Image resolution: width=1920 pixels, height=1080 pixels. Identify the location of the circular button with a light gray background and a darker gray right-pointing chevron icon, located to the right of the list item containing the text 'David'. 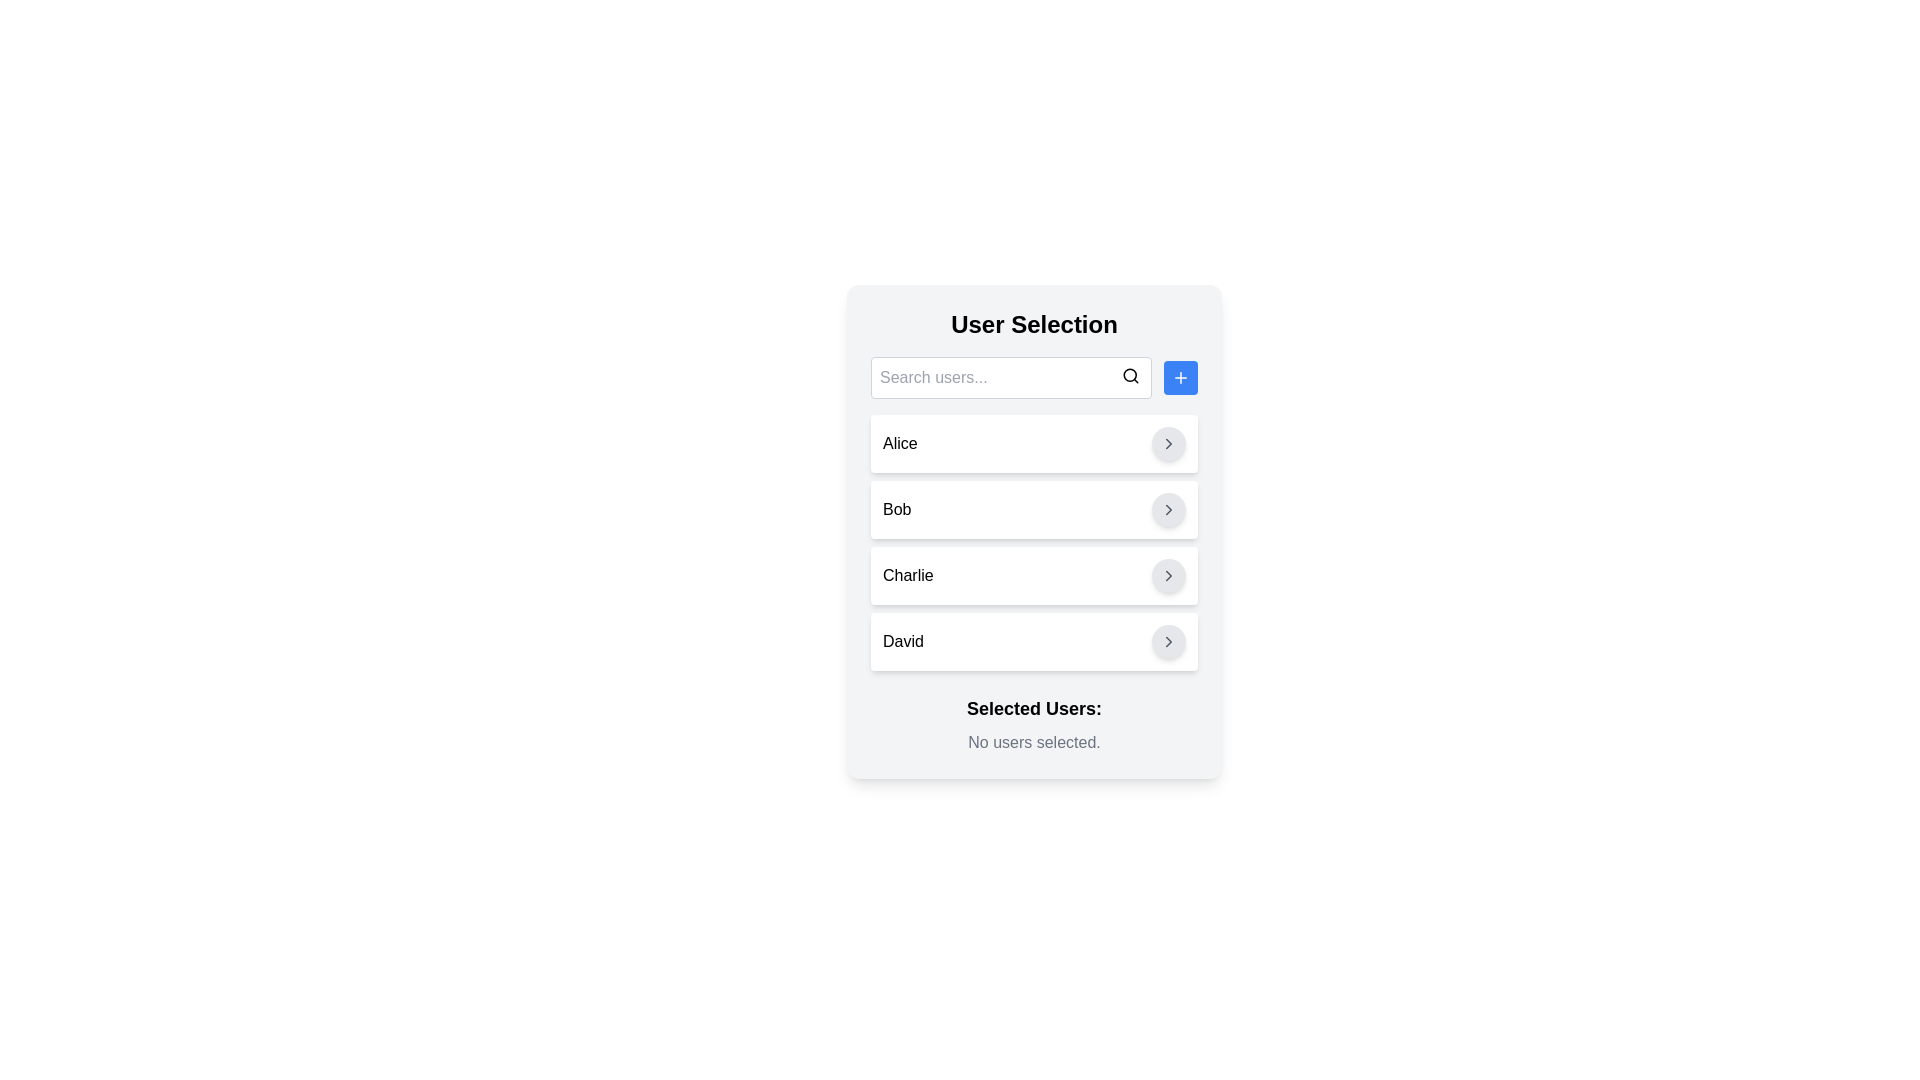
(1169, 641).